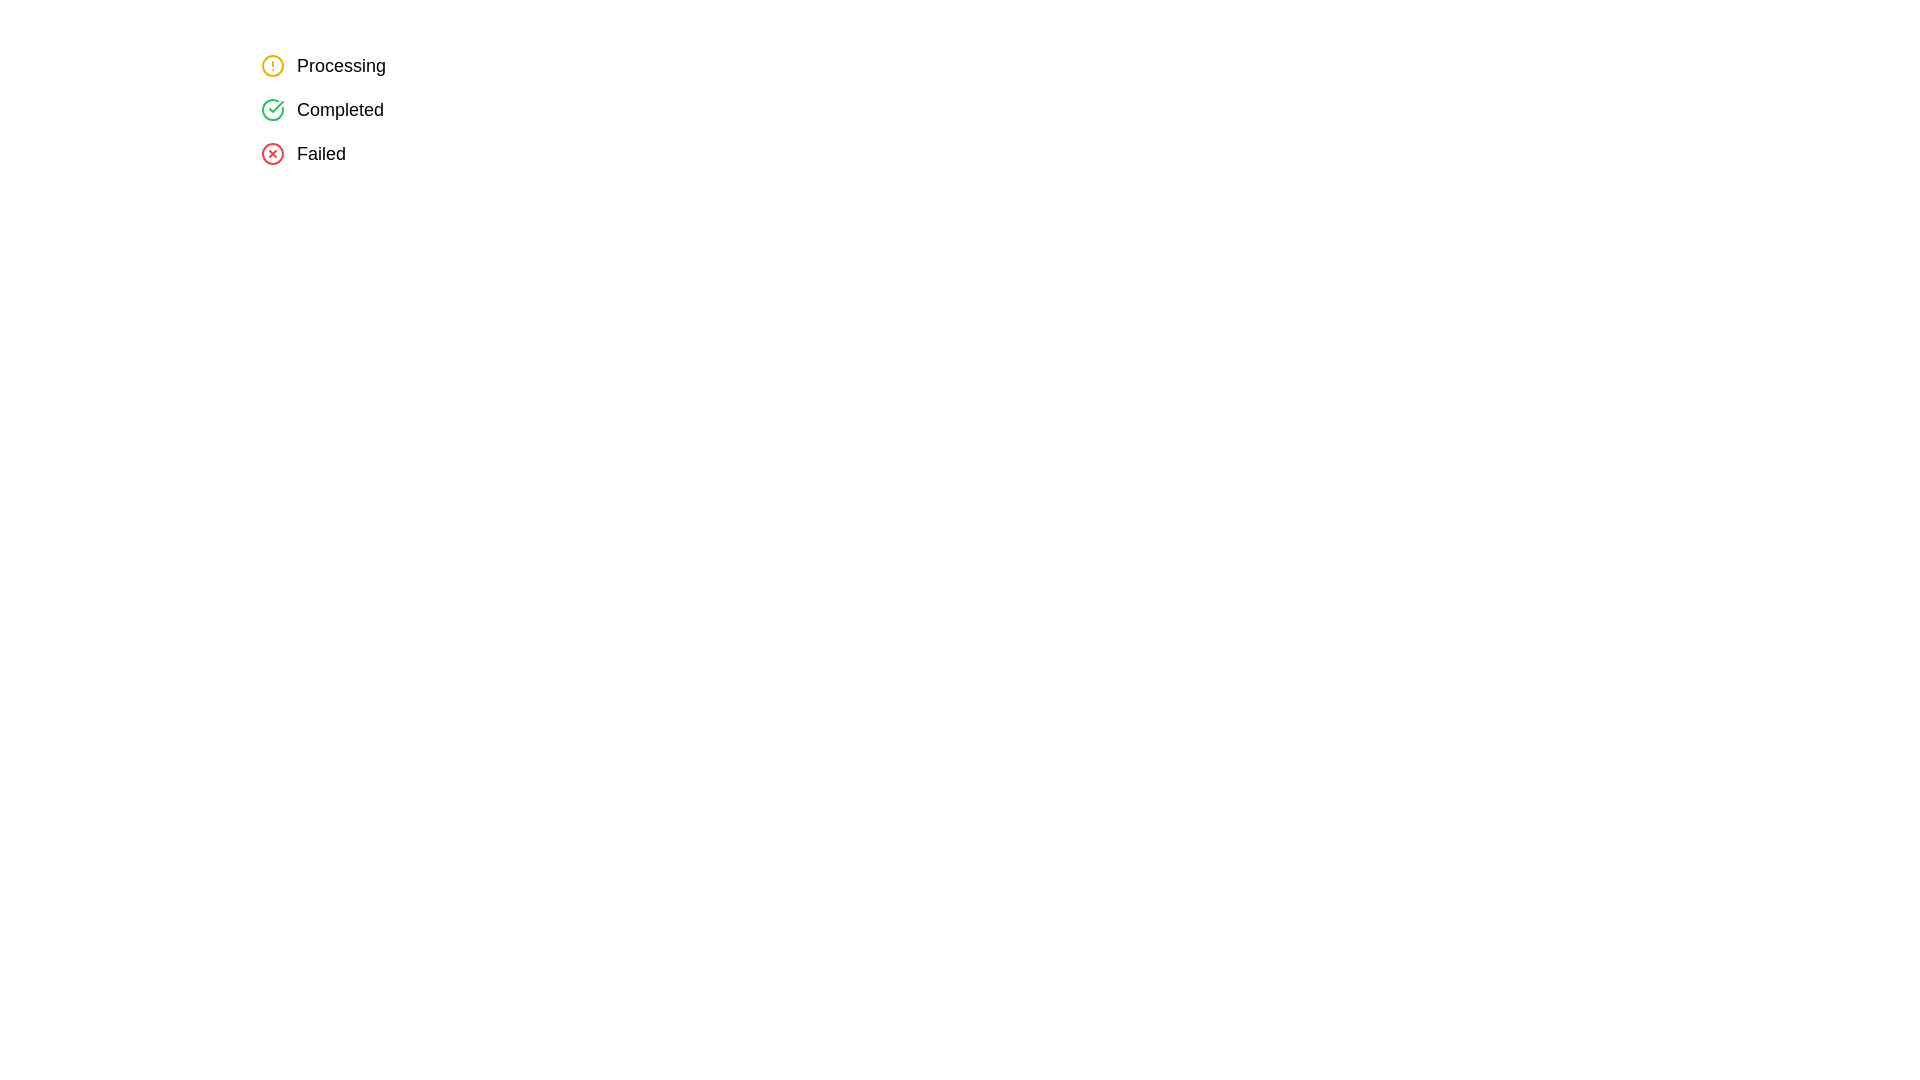 The image size is (1920, 1080). Describe the element at coordinates (272, 153) in the screenshot. I see `the SVG Circle that is part of the failed status icon, located under the 'Failed' label` at that location.